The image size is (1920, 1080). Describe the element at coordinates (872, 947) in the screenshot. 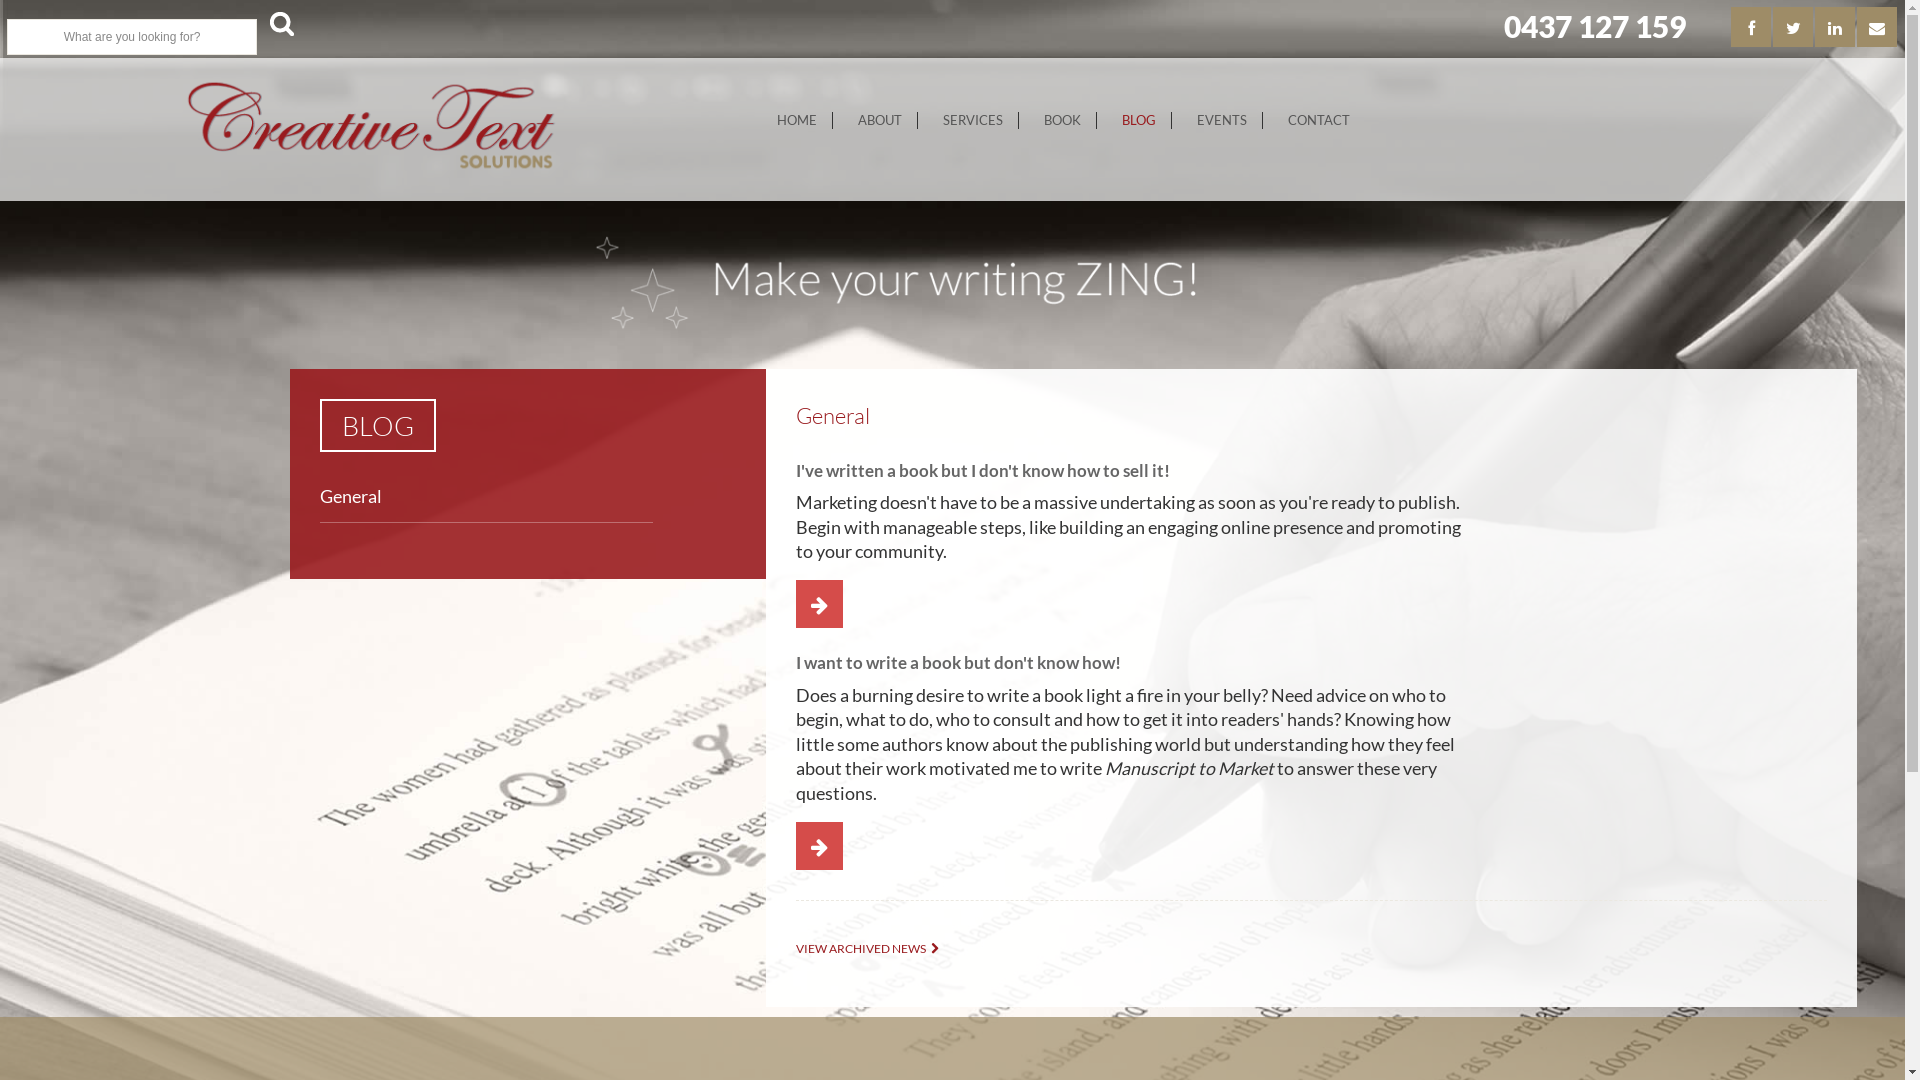

I see `'VIEW ARCHIVED NEWS'` at that location.